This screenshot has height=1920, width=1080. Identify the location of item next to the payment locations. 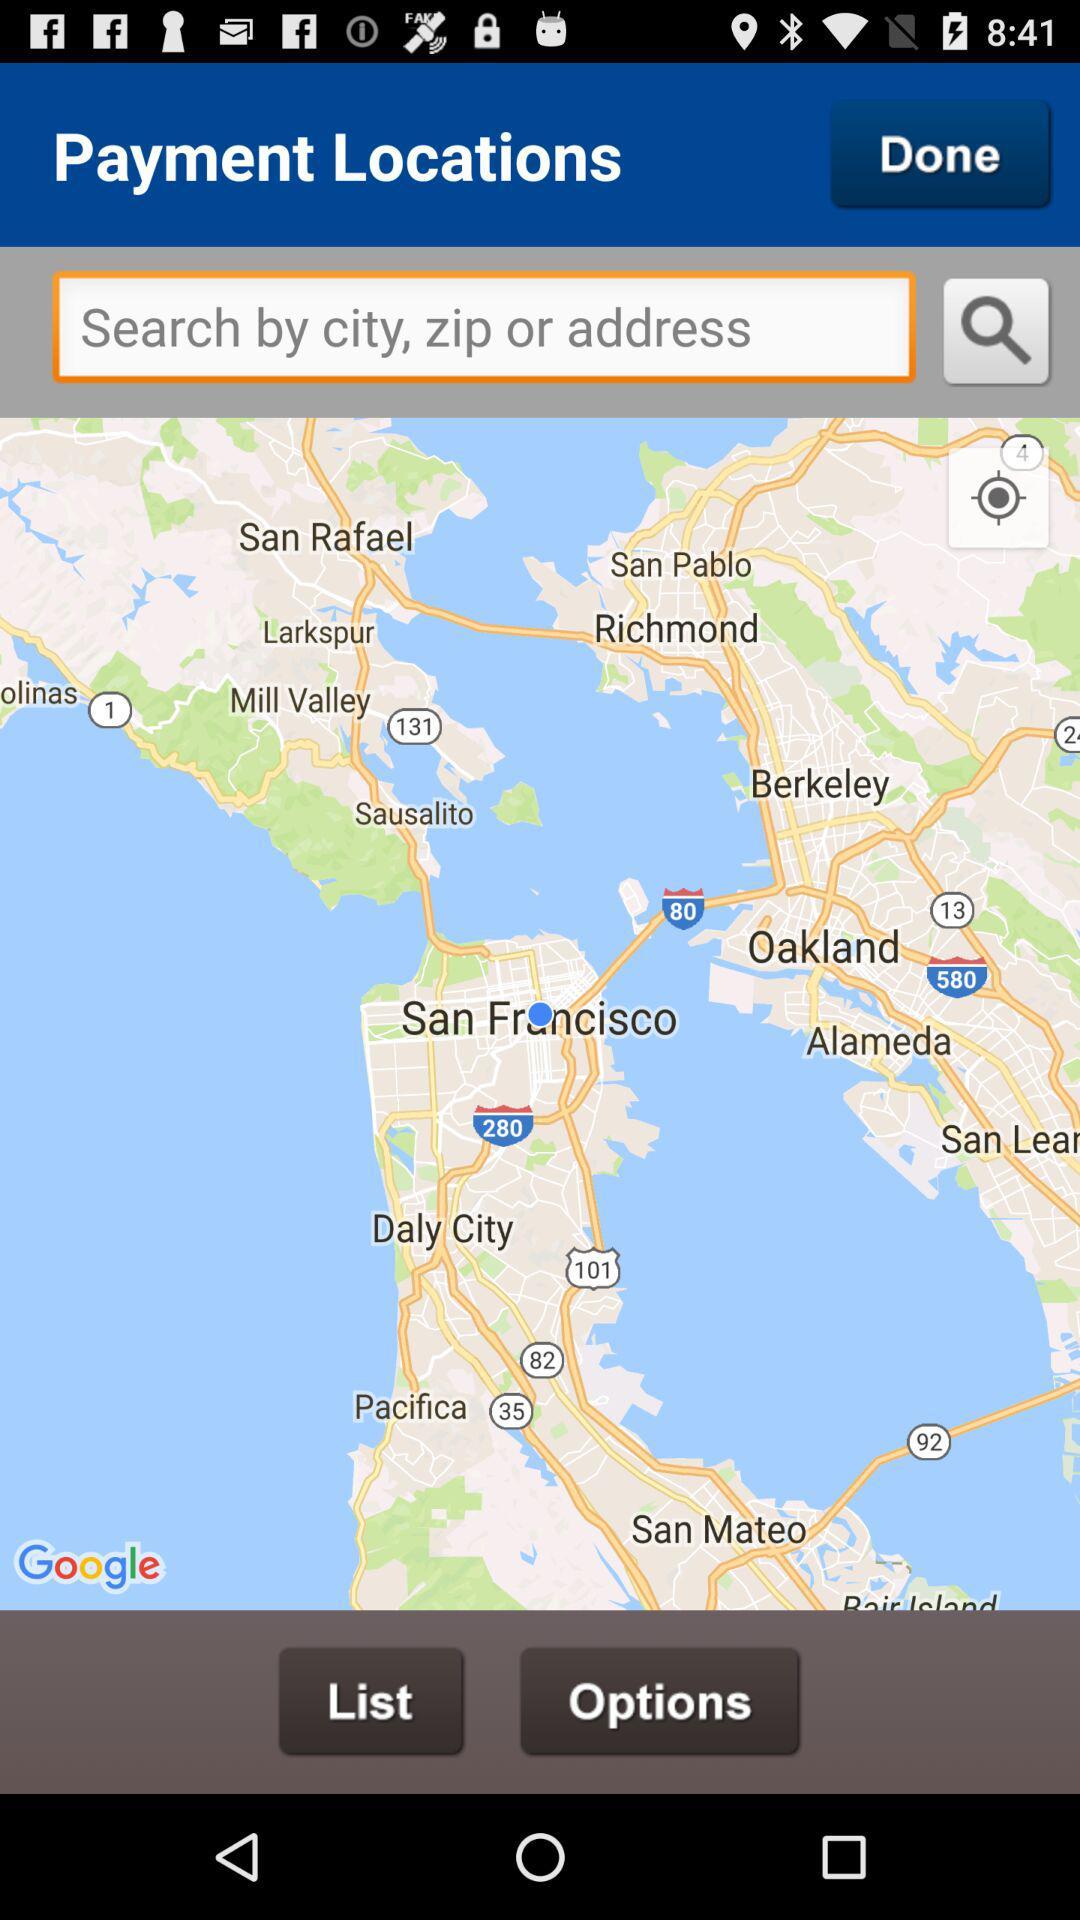
(941, 153).